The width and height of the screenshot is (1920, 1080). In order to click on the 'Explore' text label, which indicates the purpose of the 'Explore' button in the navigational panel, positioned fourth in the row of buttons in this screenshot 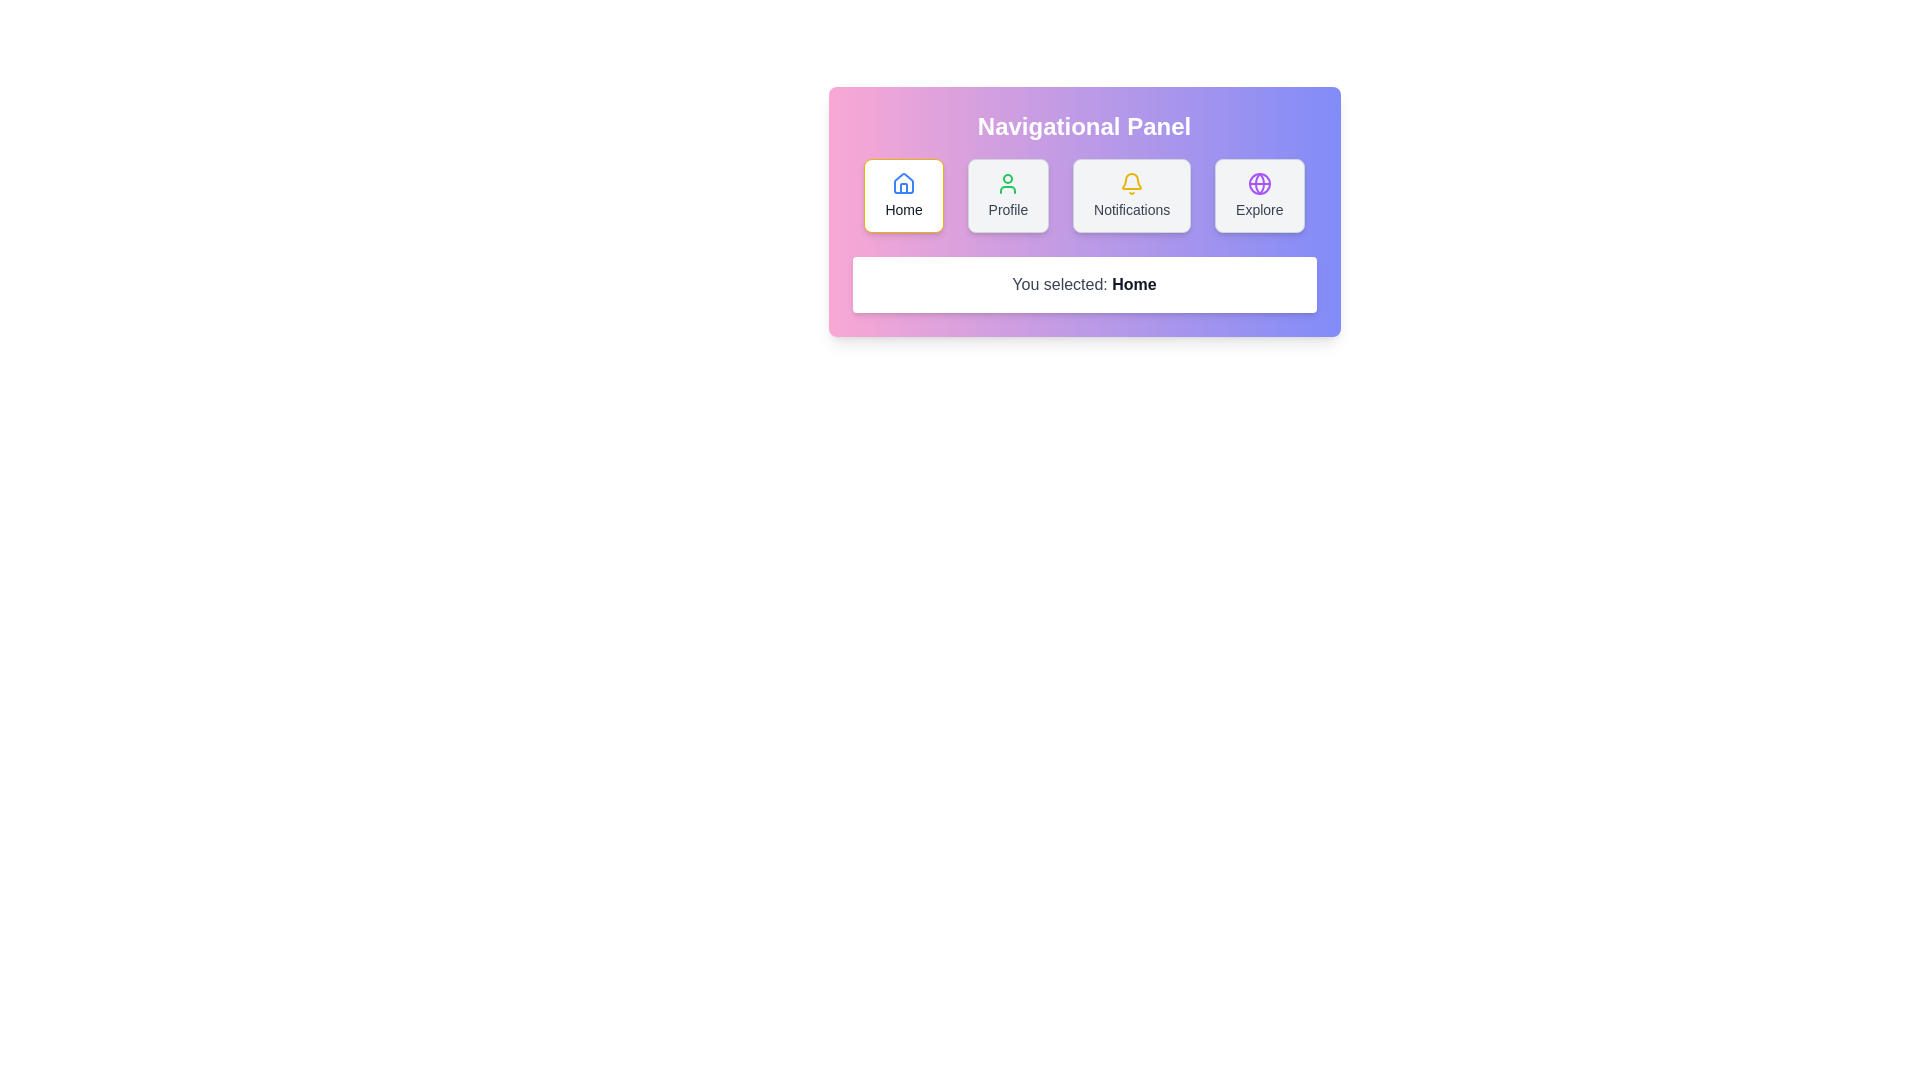, I will do `click(1258, 209)`.